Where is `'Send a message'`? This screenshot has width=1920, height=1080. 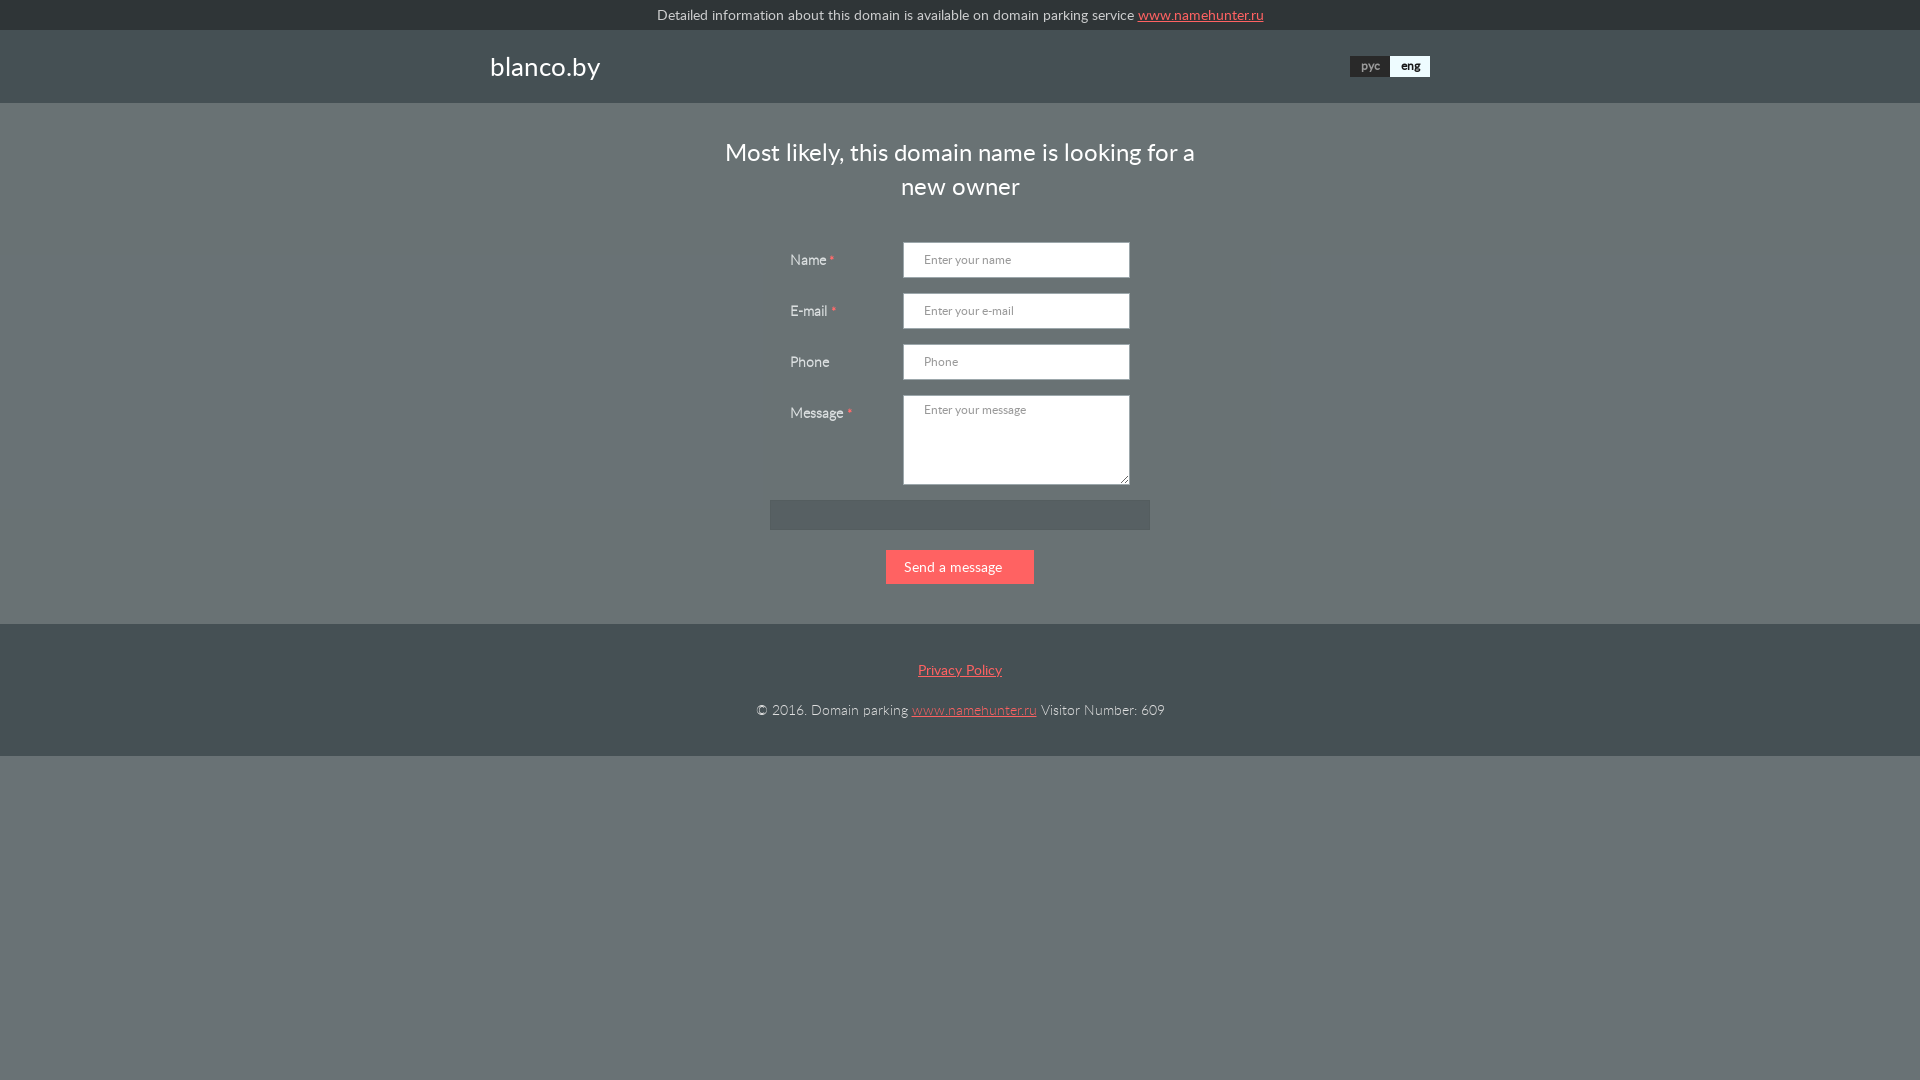 'Send a message' is located at coordinates (960, 567).